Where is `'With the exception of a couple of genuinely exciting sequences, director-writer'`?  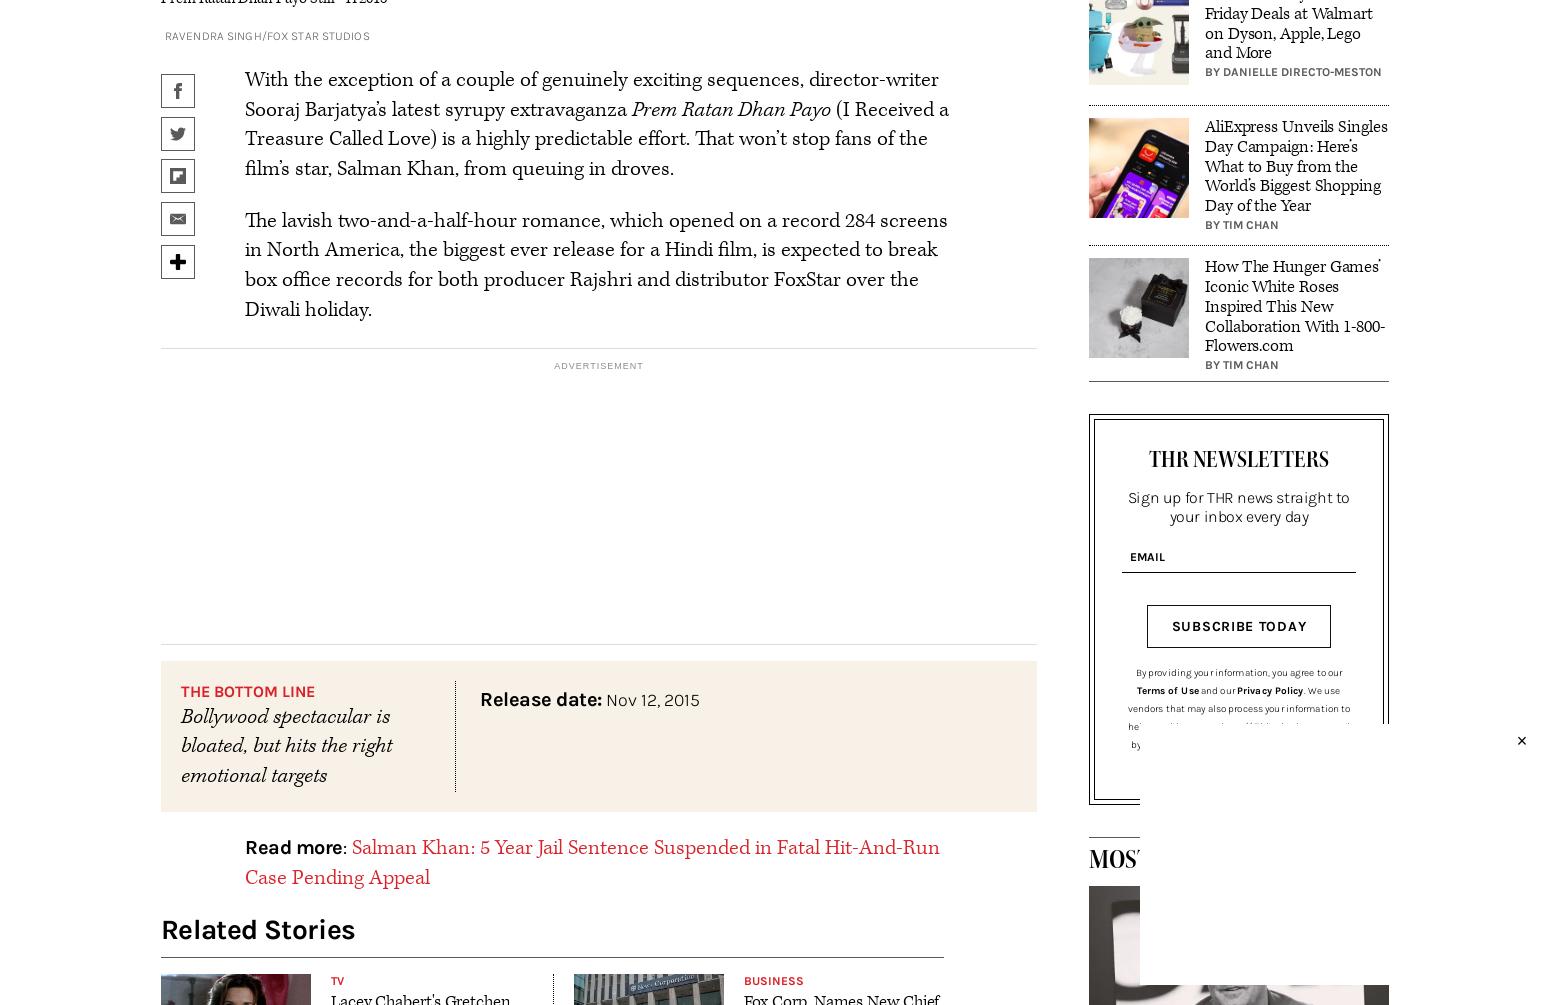
'With the exception of a couple of genuinely exciting sequences, director-writer' is located at coordinates (245, 79).